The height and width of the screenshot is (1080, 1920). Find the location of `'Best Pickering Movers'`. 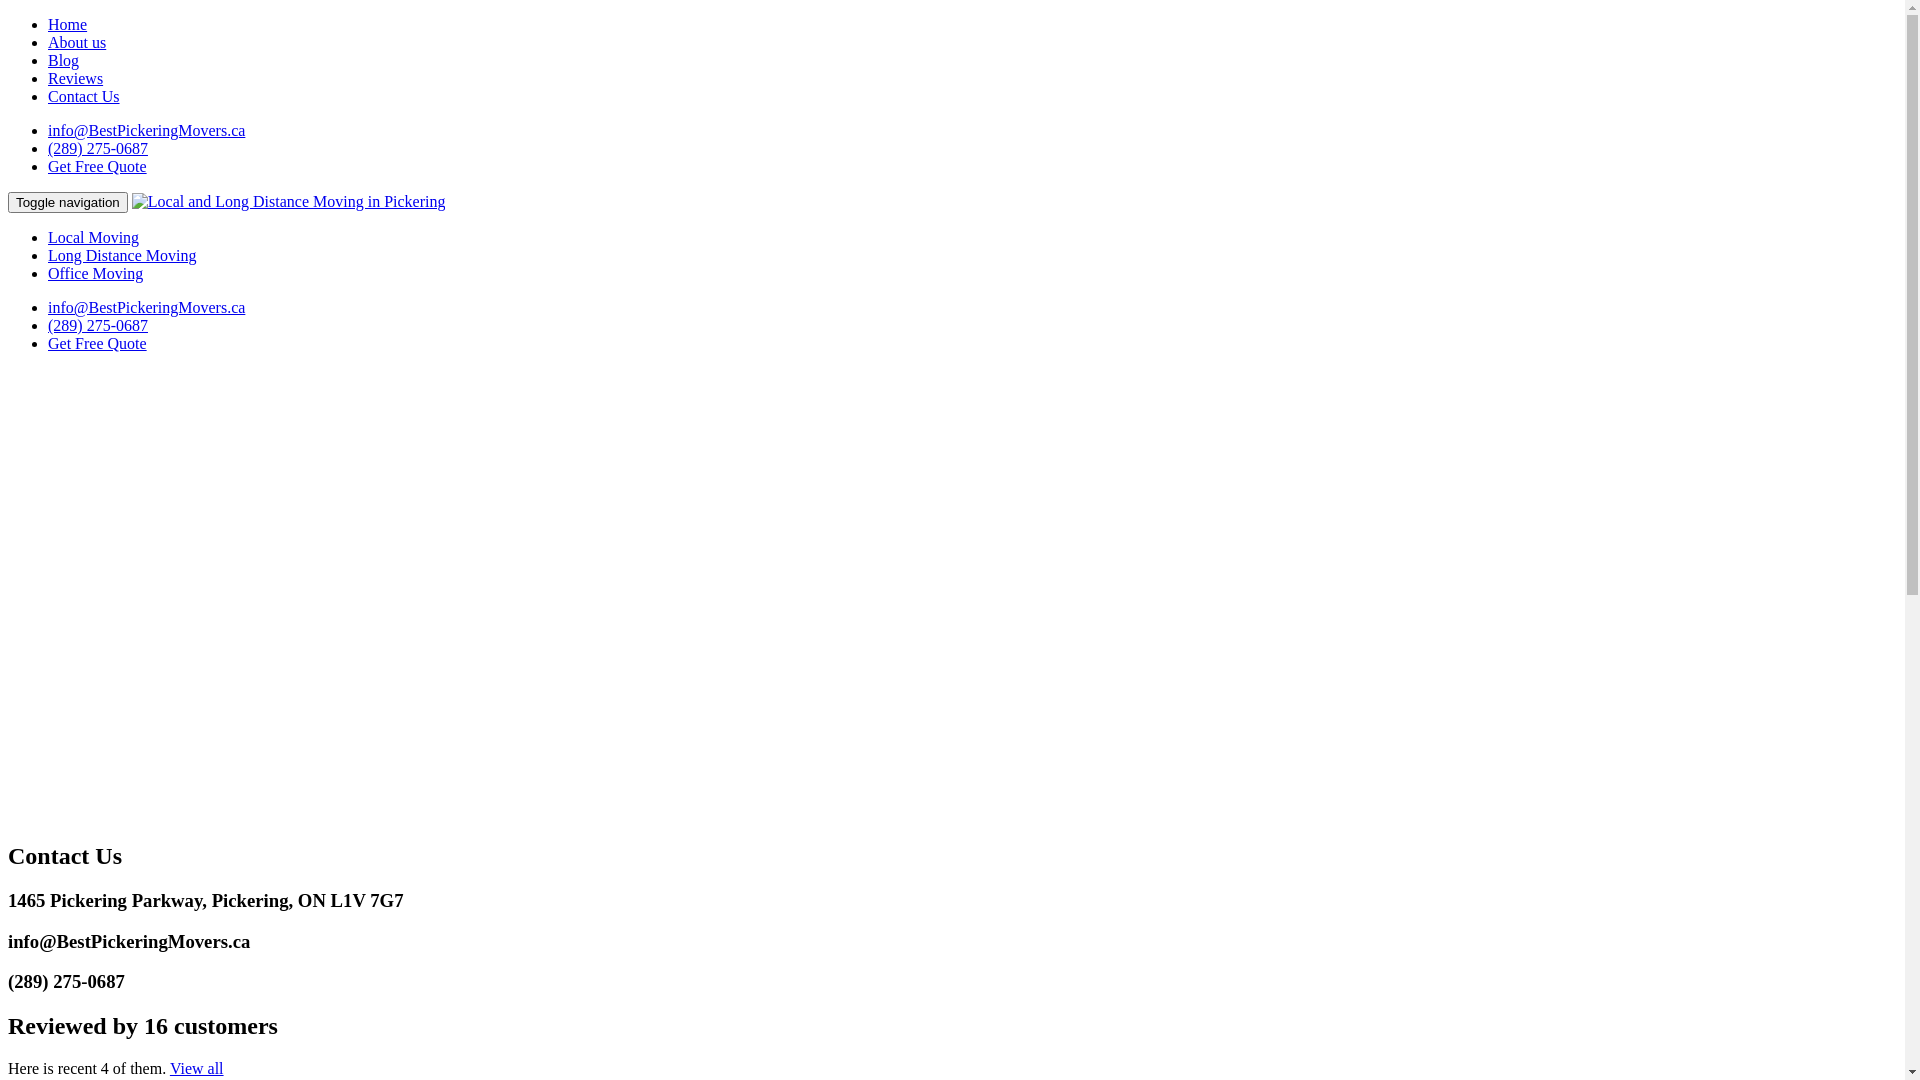

'Best Pickering Movers' is located at coordinates (287, 201).